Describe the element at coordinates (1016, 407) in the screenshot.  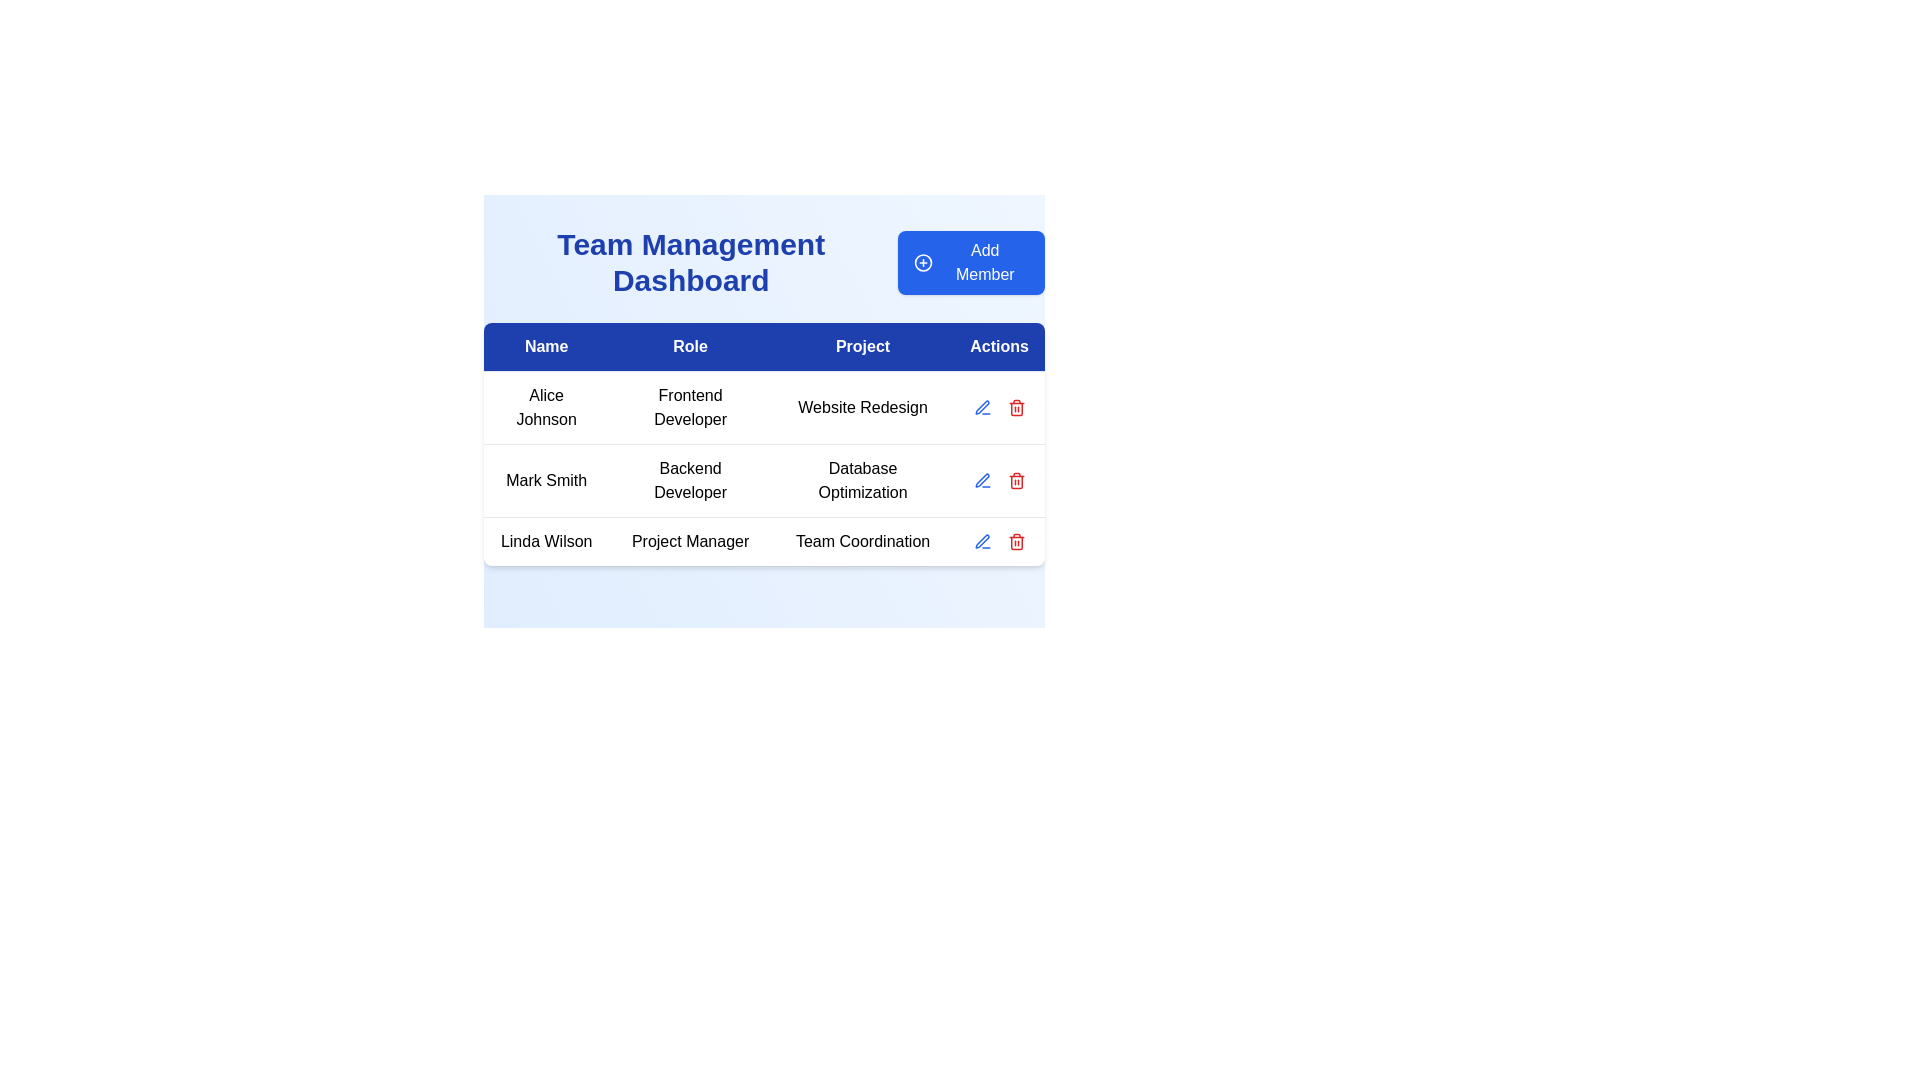
I see `the red trash bin icon in the 'Actions' column` at that location.